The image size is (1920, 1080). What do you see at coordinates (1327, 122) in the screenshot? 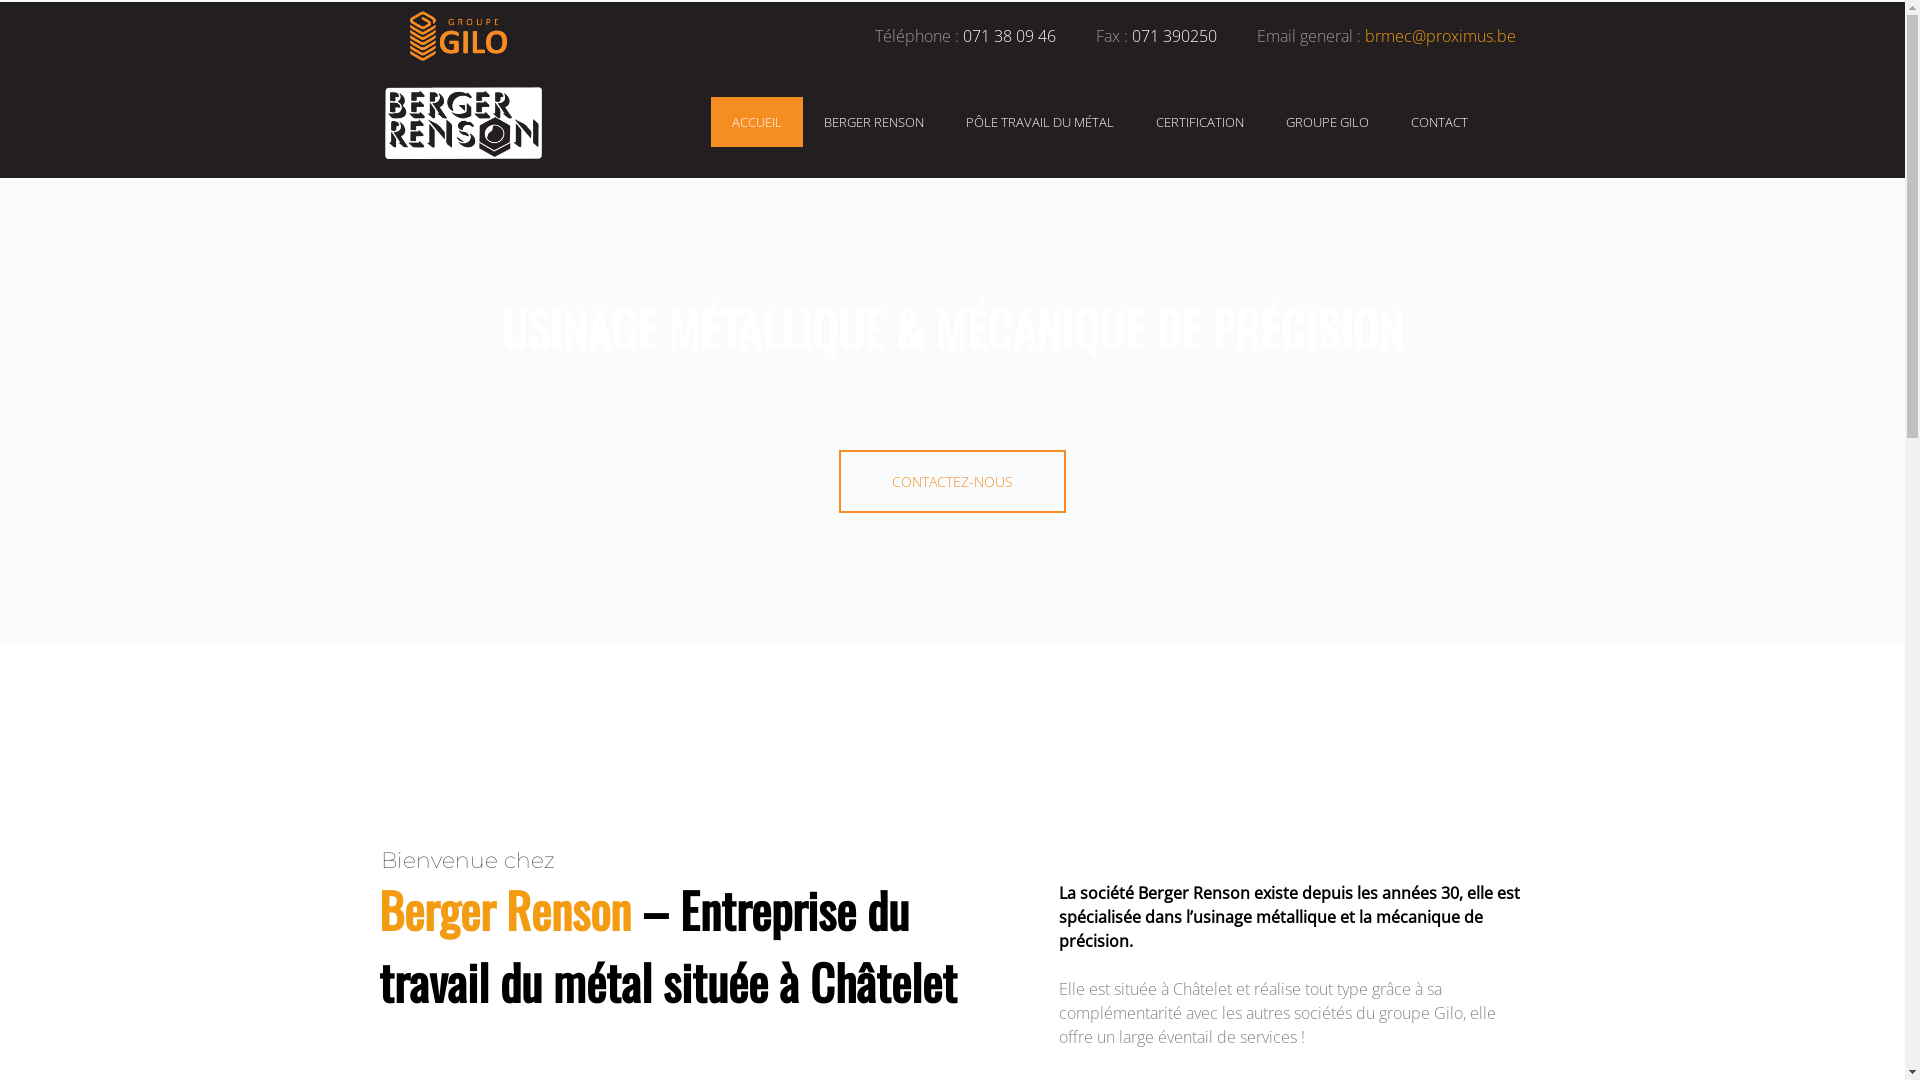
I see `'GROUPE GILO'` at bounding box center [1327, 122].